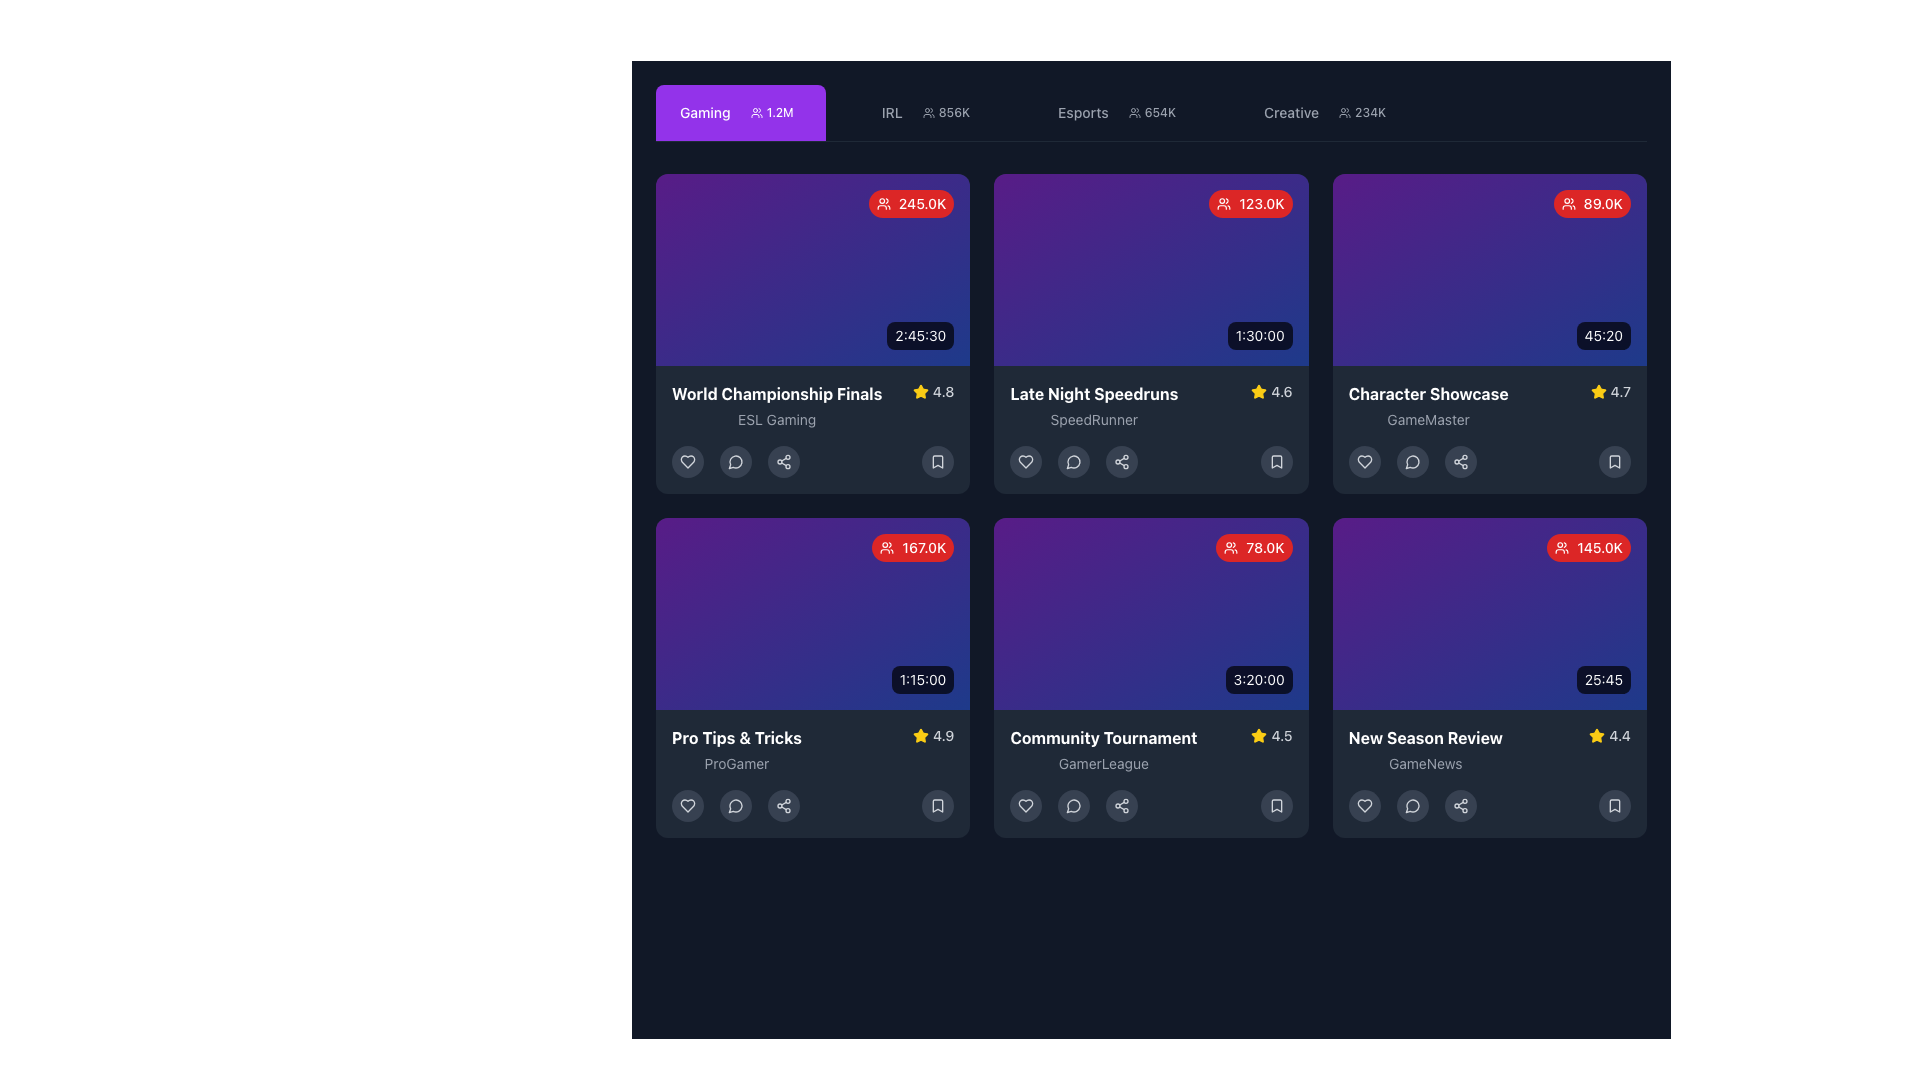 This screenshot has width=1920, height=1080. Describe the element at coordinates (1151, 773) in the screenshot. I see `the community tournament informational card located in the third row, second from the left, below the 'Late Night Speedruns' card` at that location.